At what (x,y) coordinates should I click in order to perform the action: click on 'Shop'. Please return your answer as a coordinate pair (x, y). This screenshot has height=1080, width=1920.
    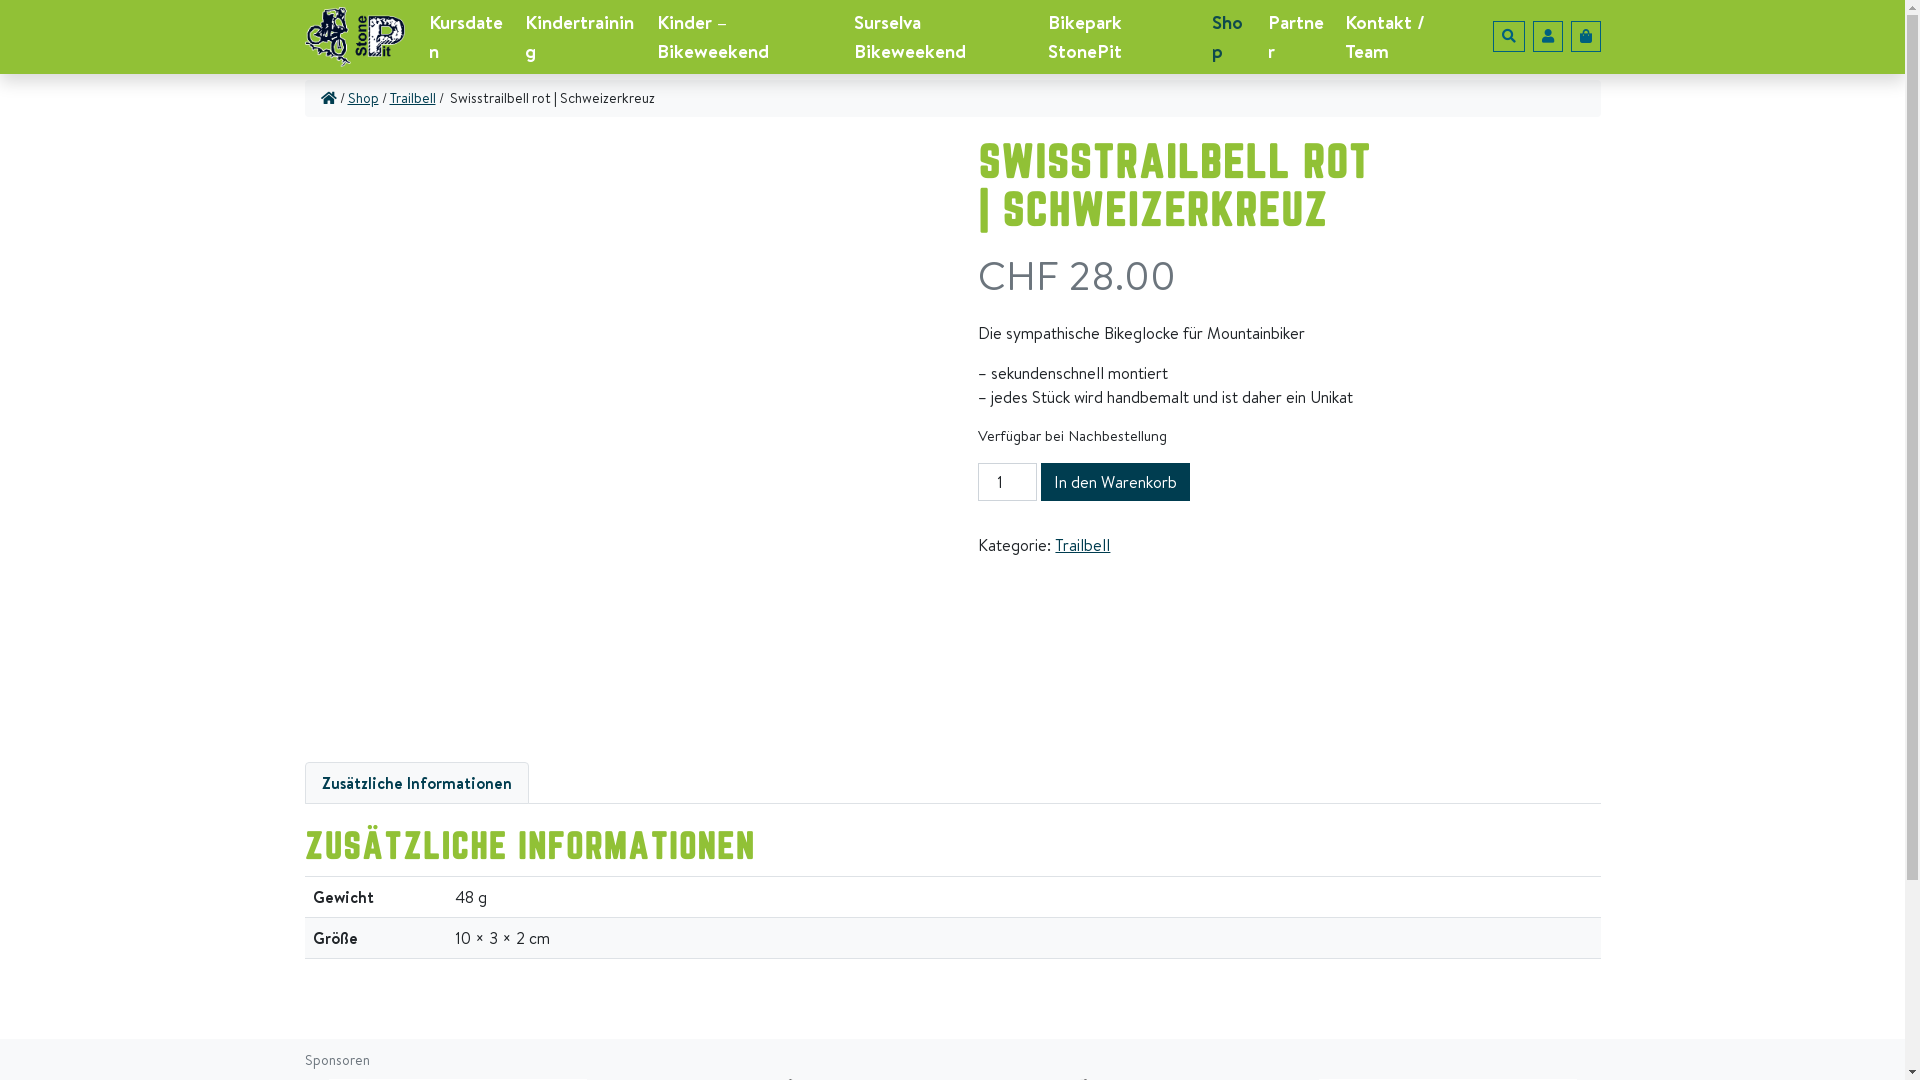
    Looking at the image, I should click on (1231, 37).